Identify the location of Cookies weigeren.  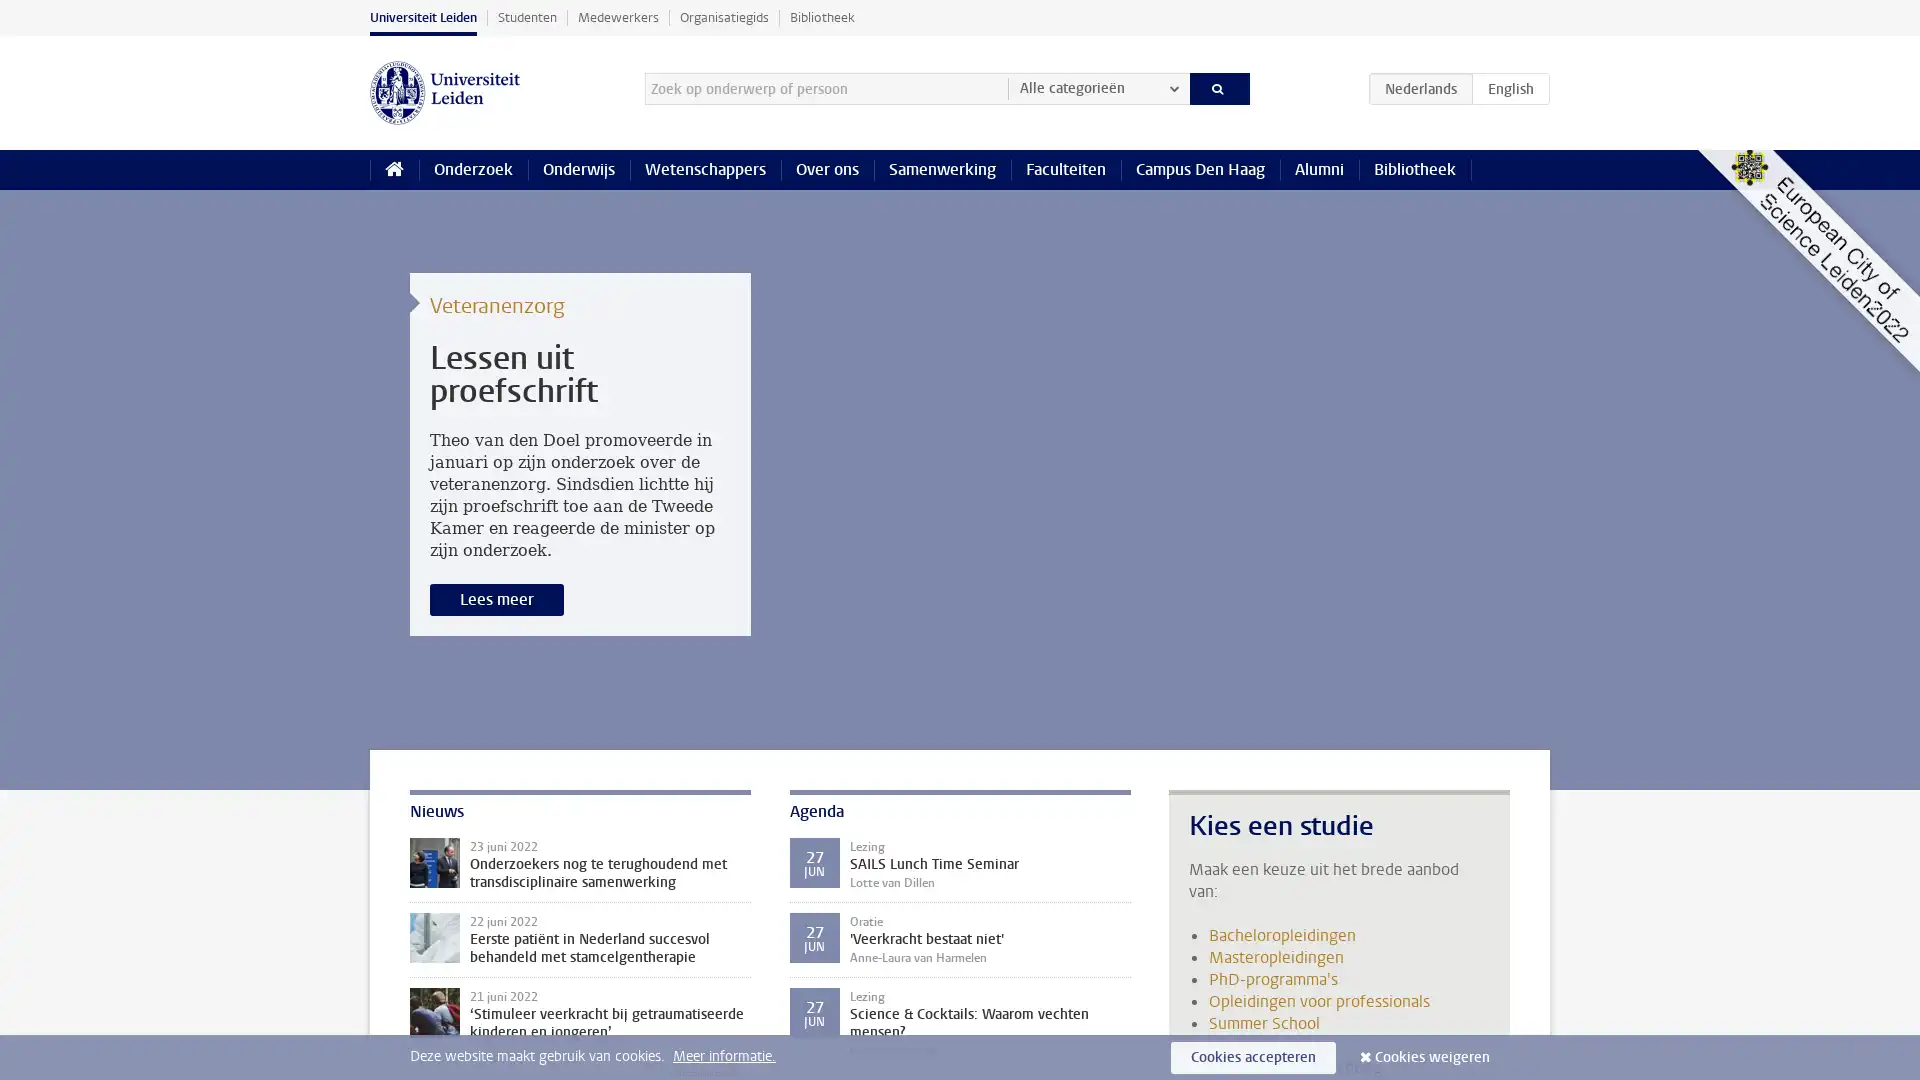
(1431, 1056).